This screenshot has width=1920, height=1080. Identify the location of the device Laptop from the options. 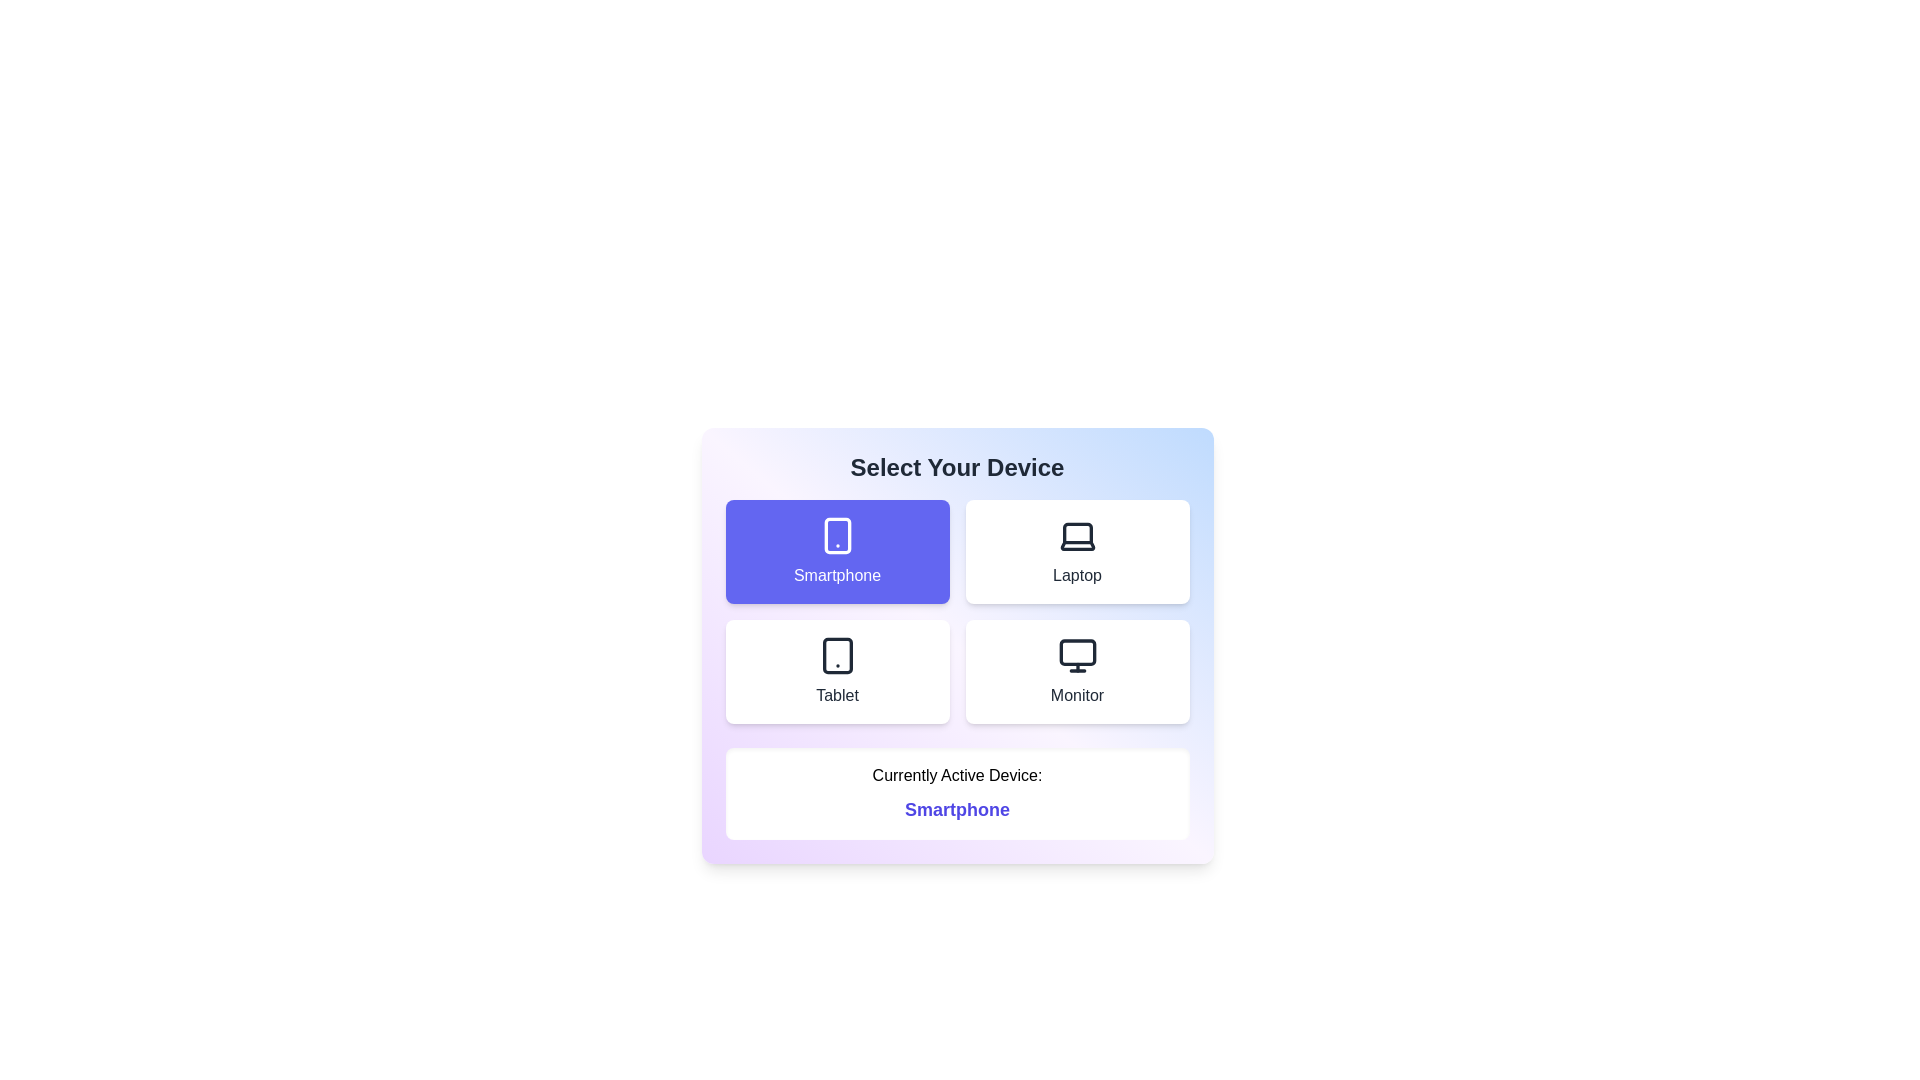
(1076, 551).